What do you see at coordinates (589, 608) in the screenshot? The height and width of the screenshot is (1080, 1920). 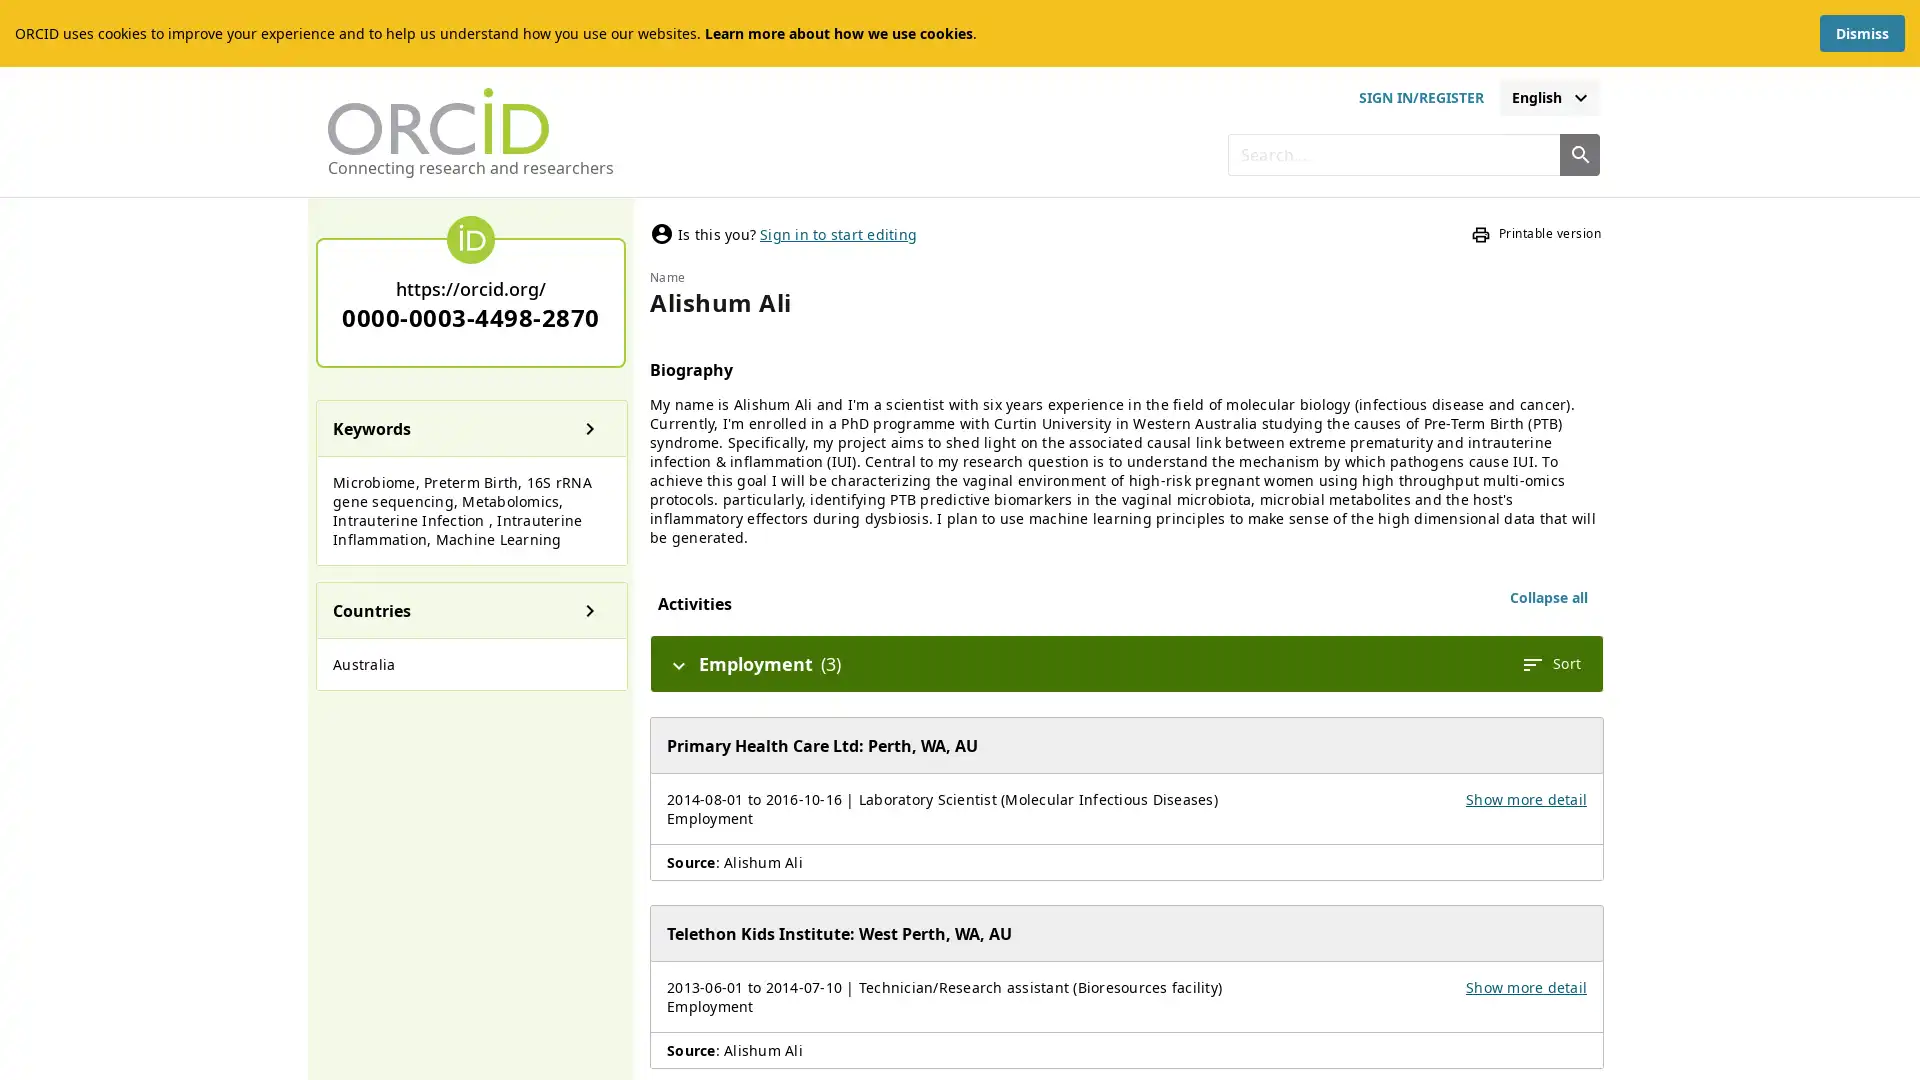 I see `Show details` at bounding box center [589, 608].